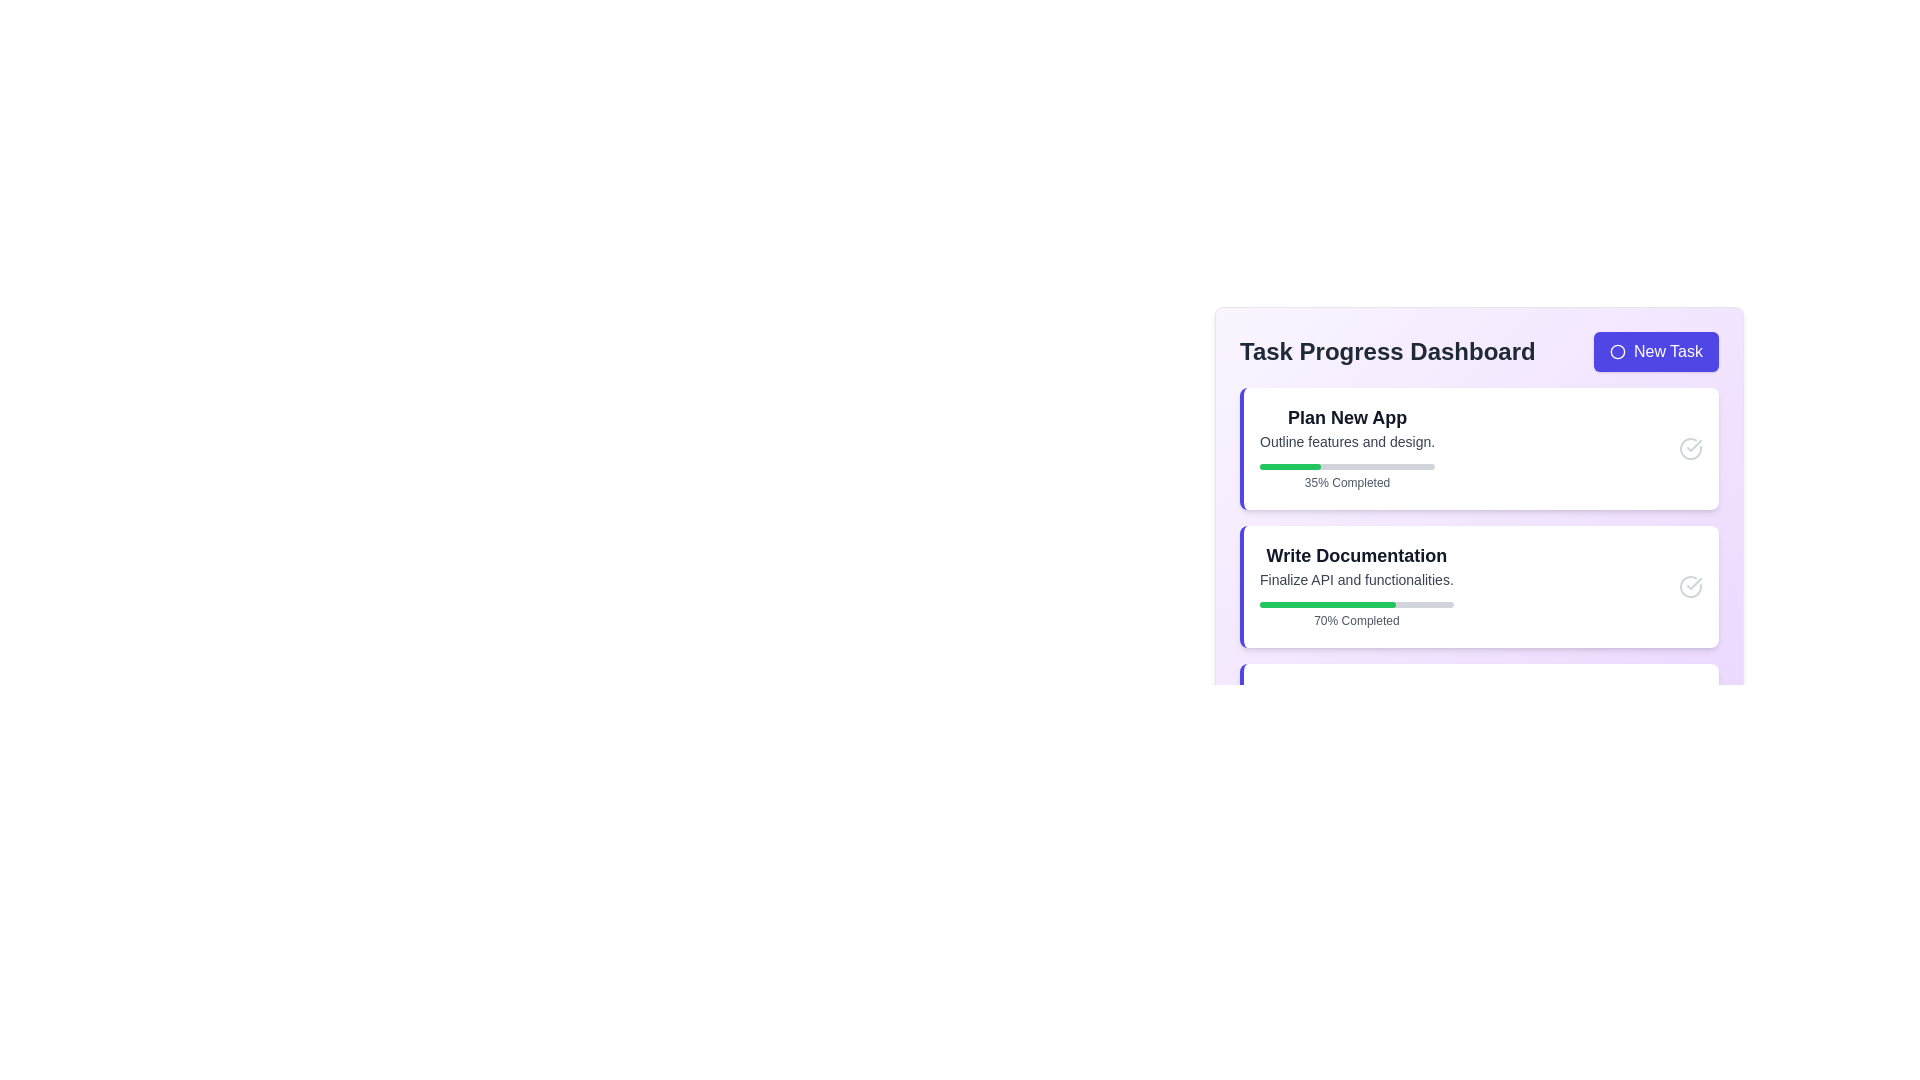 This screenshot has width=1920, height=1080. What do you see at coordinates (1347, 441) in the screenshot?
I see `the Text Label element that reads 'Outline features and design.', which is positioned below the title 'Plan New App'` at bounding box center [1347, 441].